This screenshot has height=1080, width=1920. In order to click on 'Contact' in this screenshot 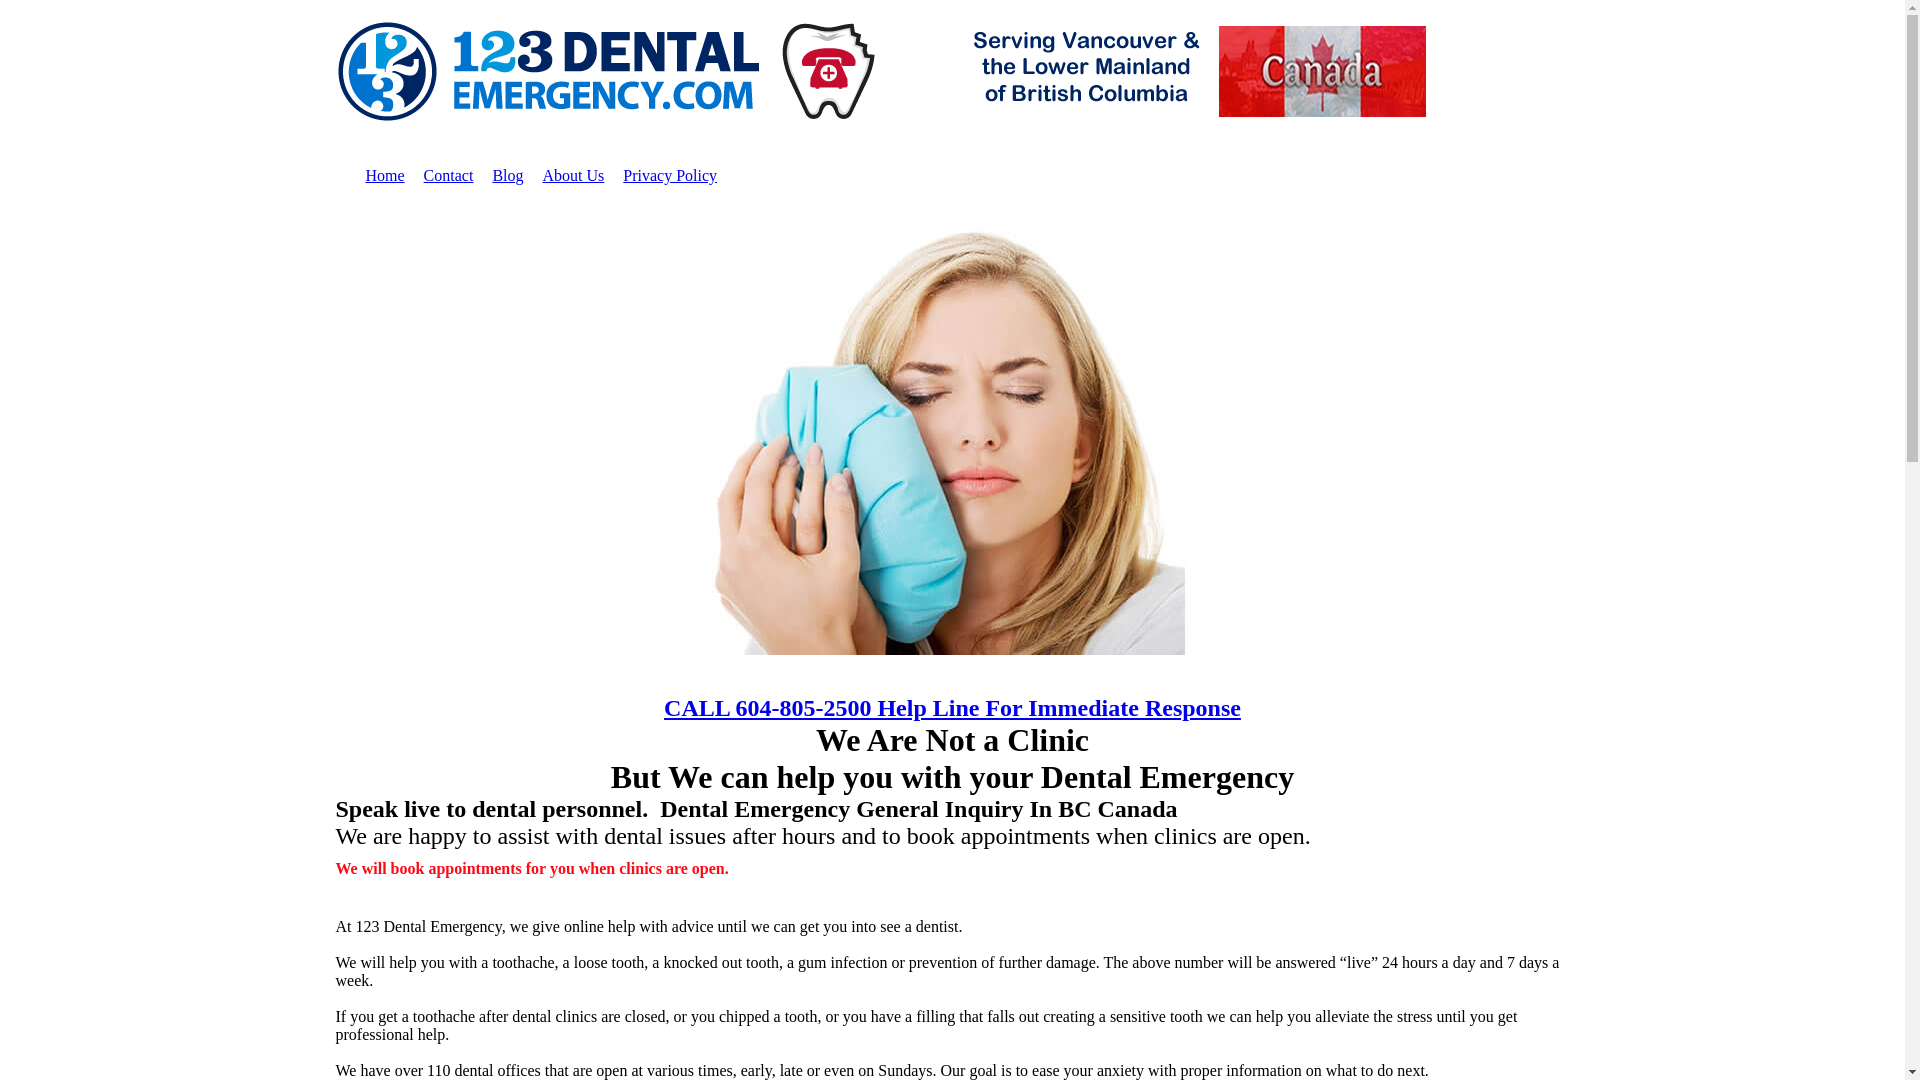, I will do `click(448, 174)`.